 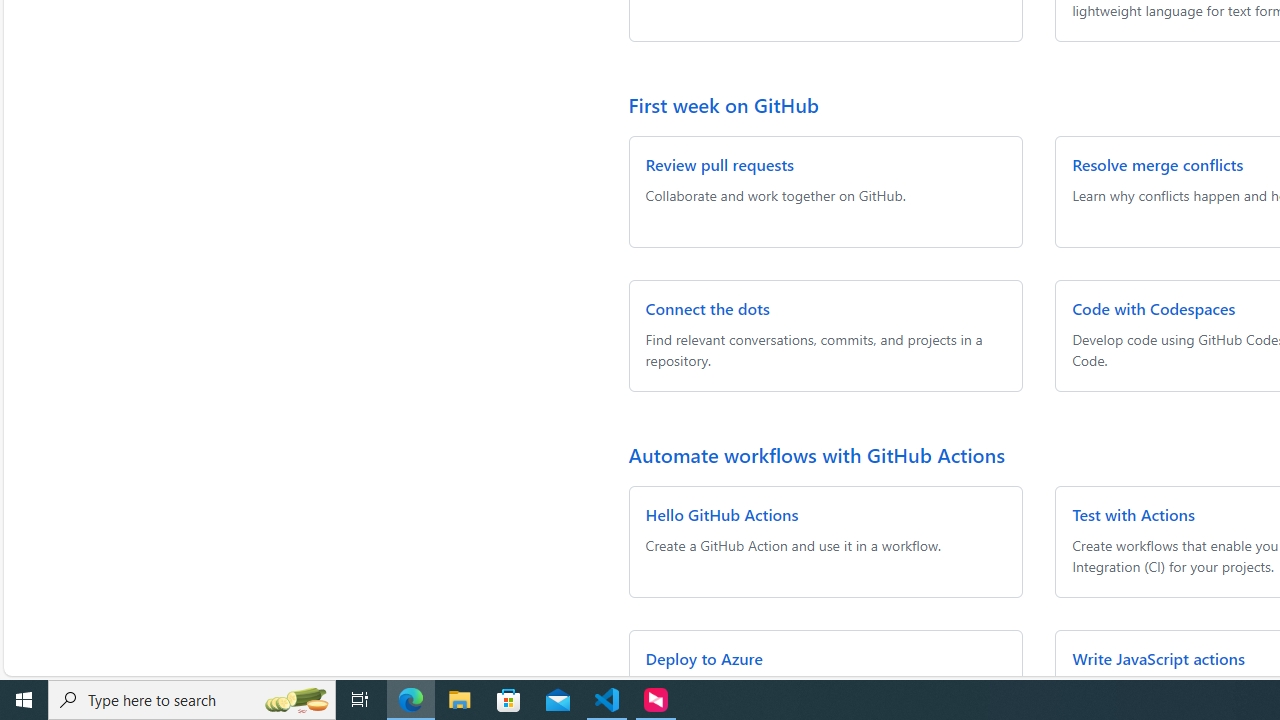 What do you see at coordinates (1159, 658) in the screenshot?
I see `'Write JavaScript actions'` at bounding box center [1159, 658].